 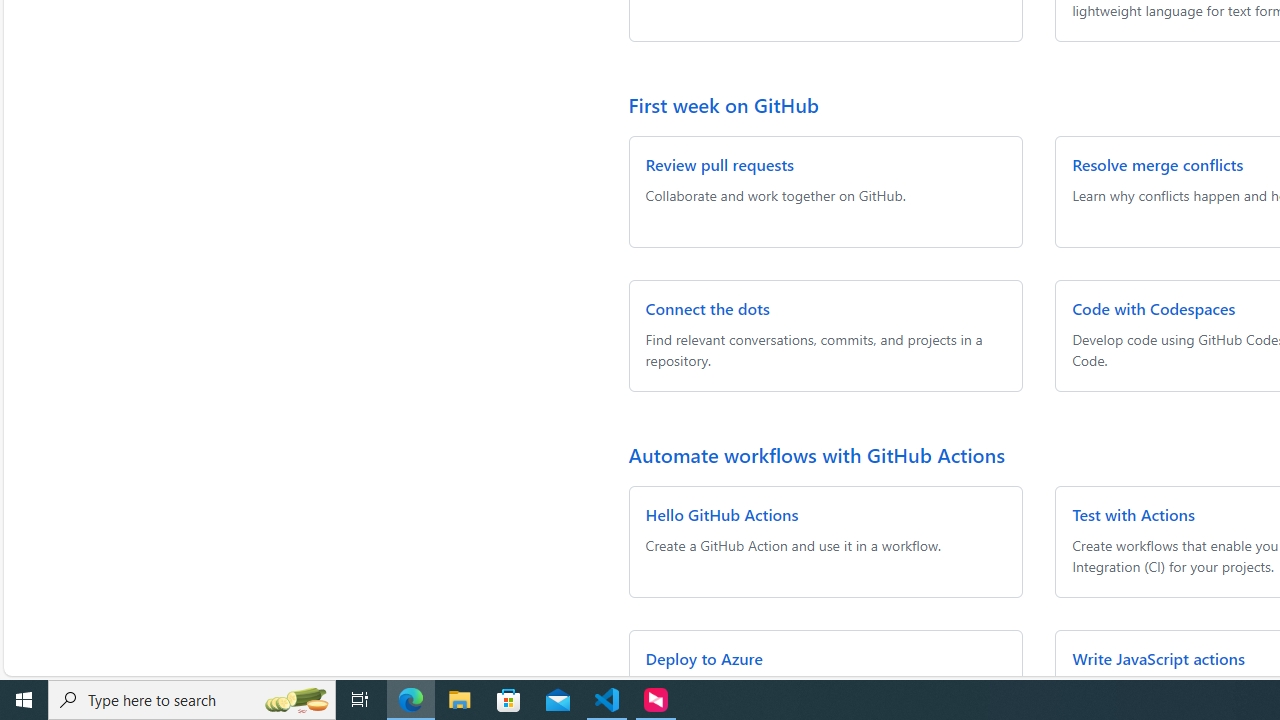 What do you see at coordinates (1159, 658) in the screenshot?
I see `'Write JavaScript actions'` at bounding box center [1159, 658].